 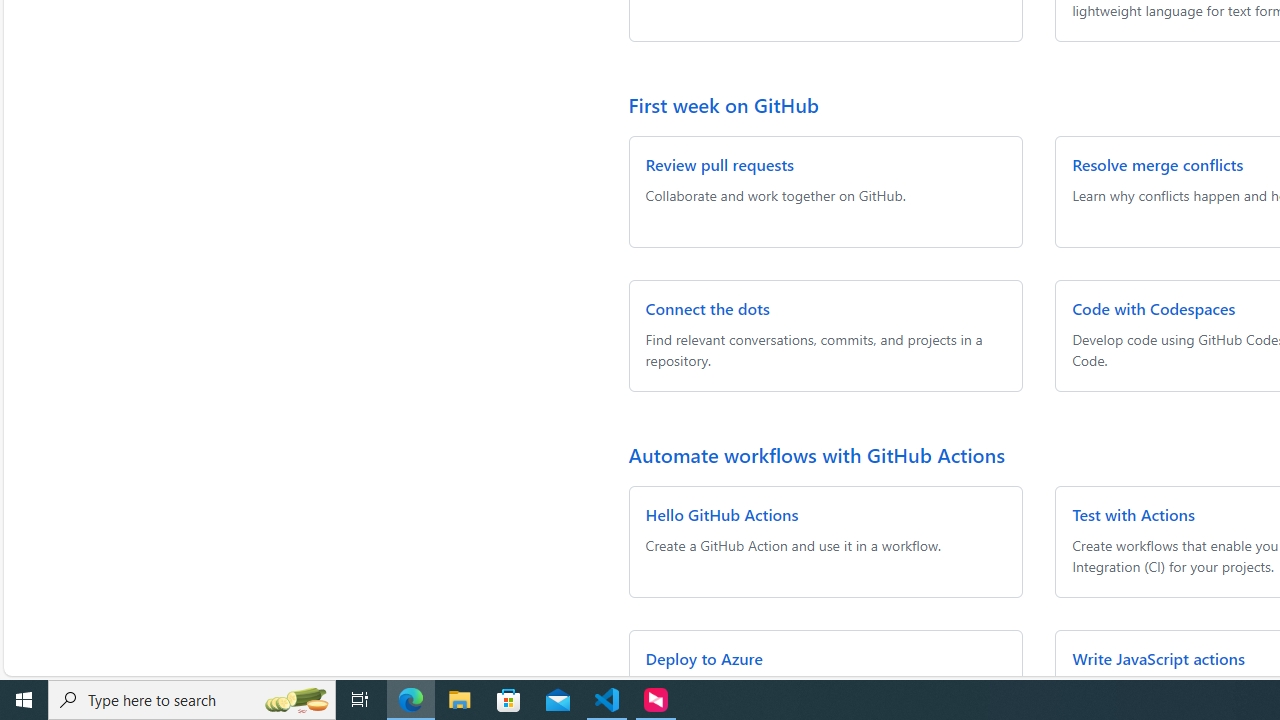 What do you see at coordinates (1159, 658) in the screenshot?
I see `'Write JavaScript actions'` at bounding box center [1159, 658].